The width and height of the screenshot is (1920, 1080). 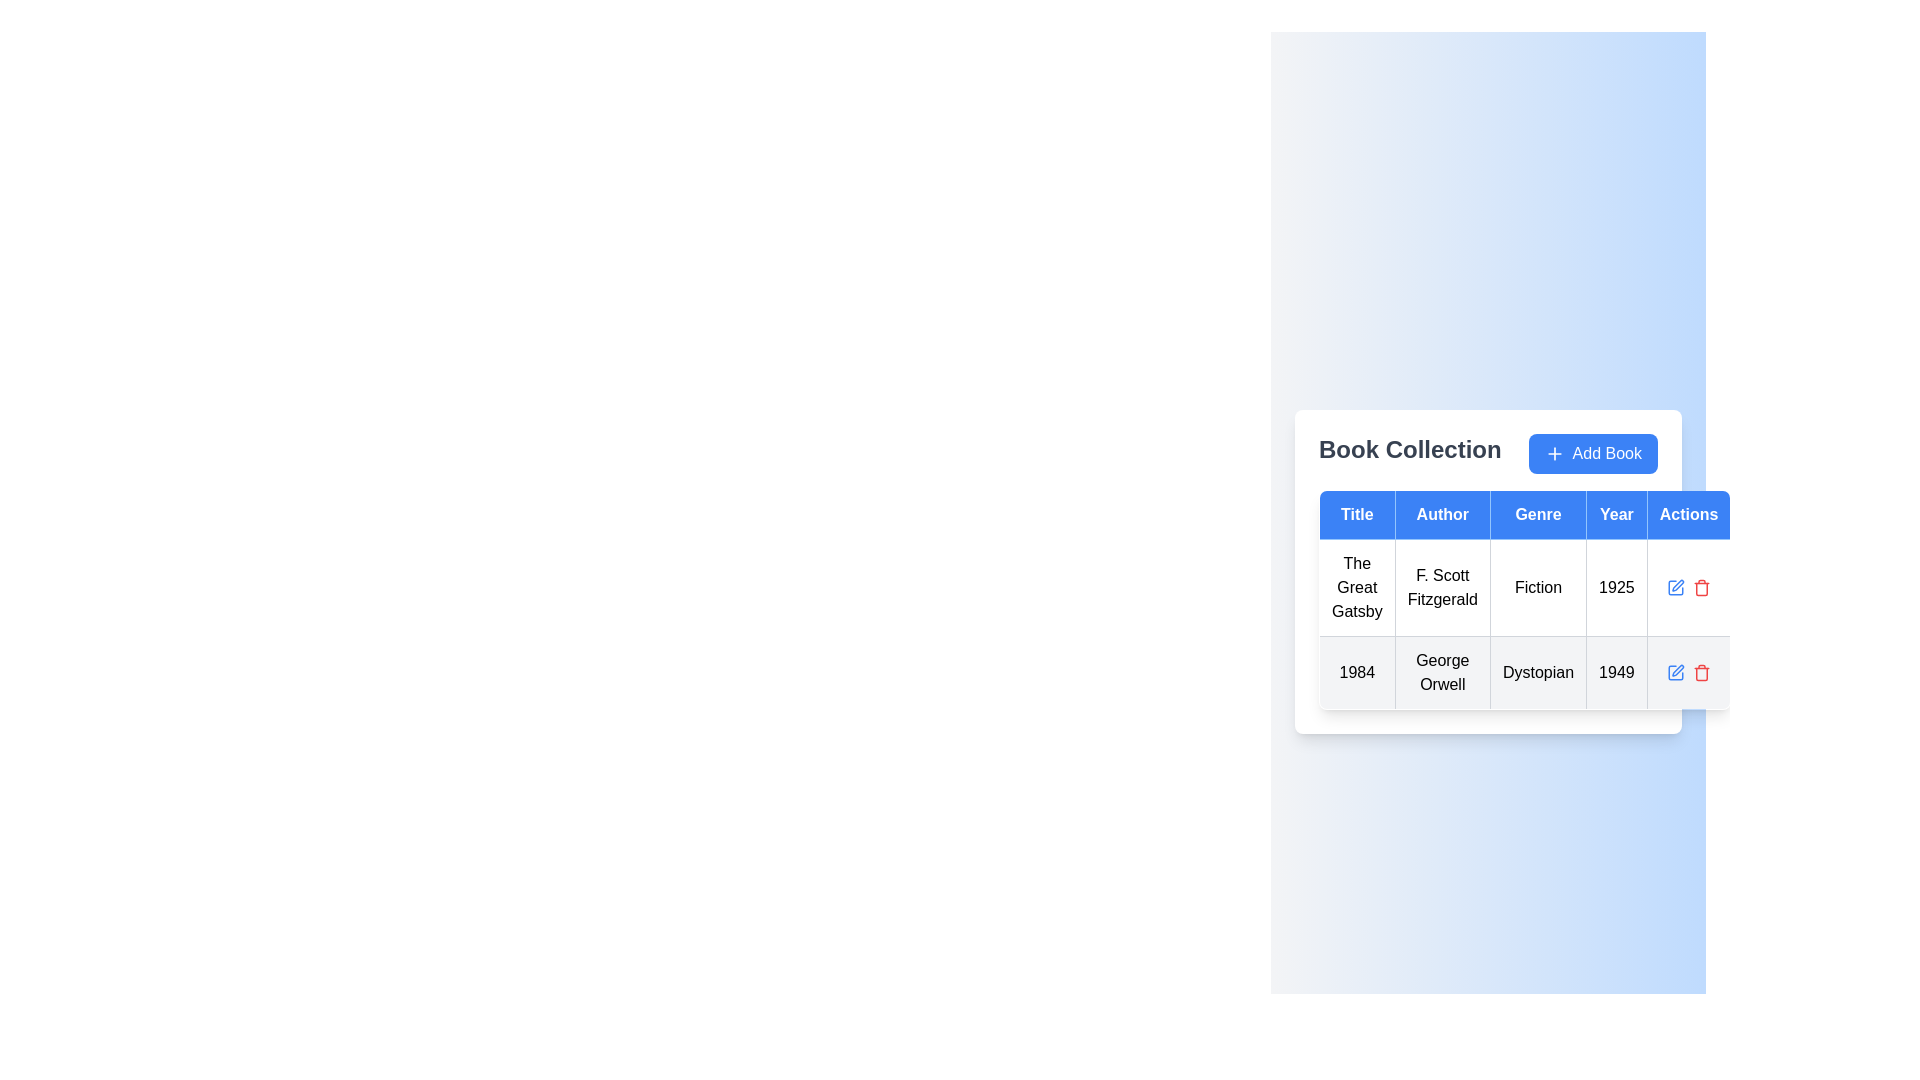 I want to click on the square icon outlined with rounded corners in the 'Actions' column of the second row to initiate an edit action, so click(x=1675, y=586).